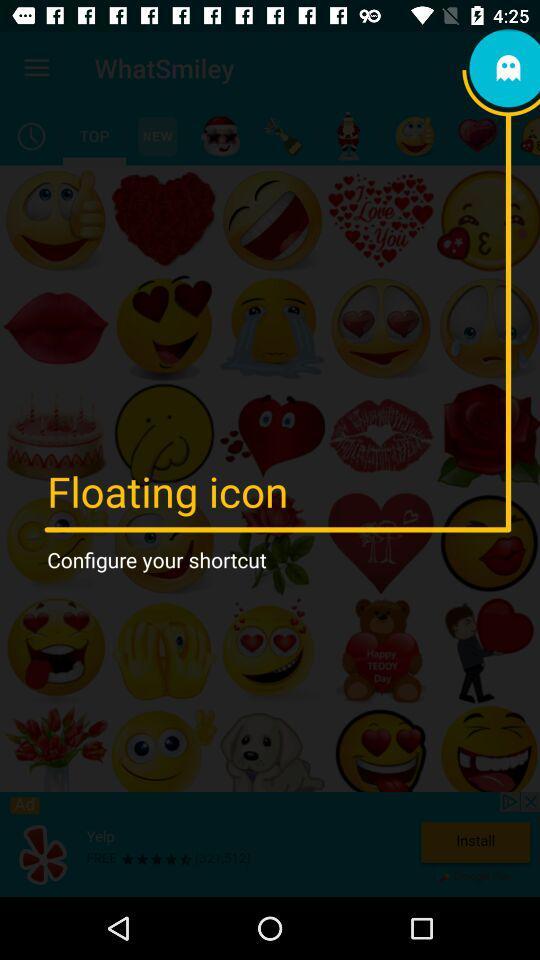  What do you see at coordinates (282, 135) in the screenshot?
I see `emoji` at bounding box center [282, 135].